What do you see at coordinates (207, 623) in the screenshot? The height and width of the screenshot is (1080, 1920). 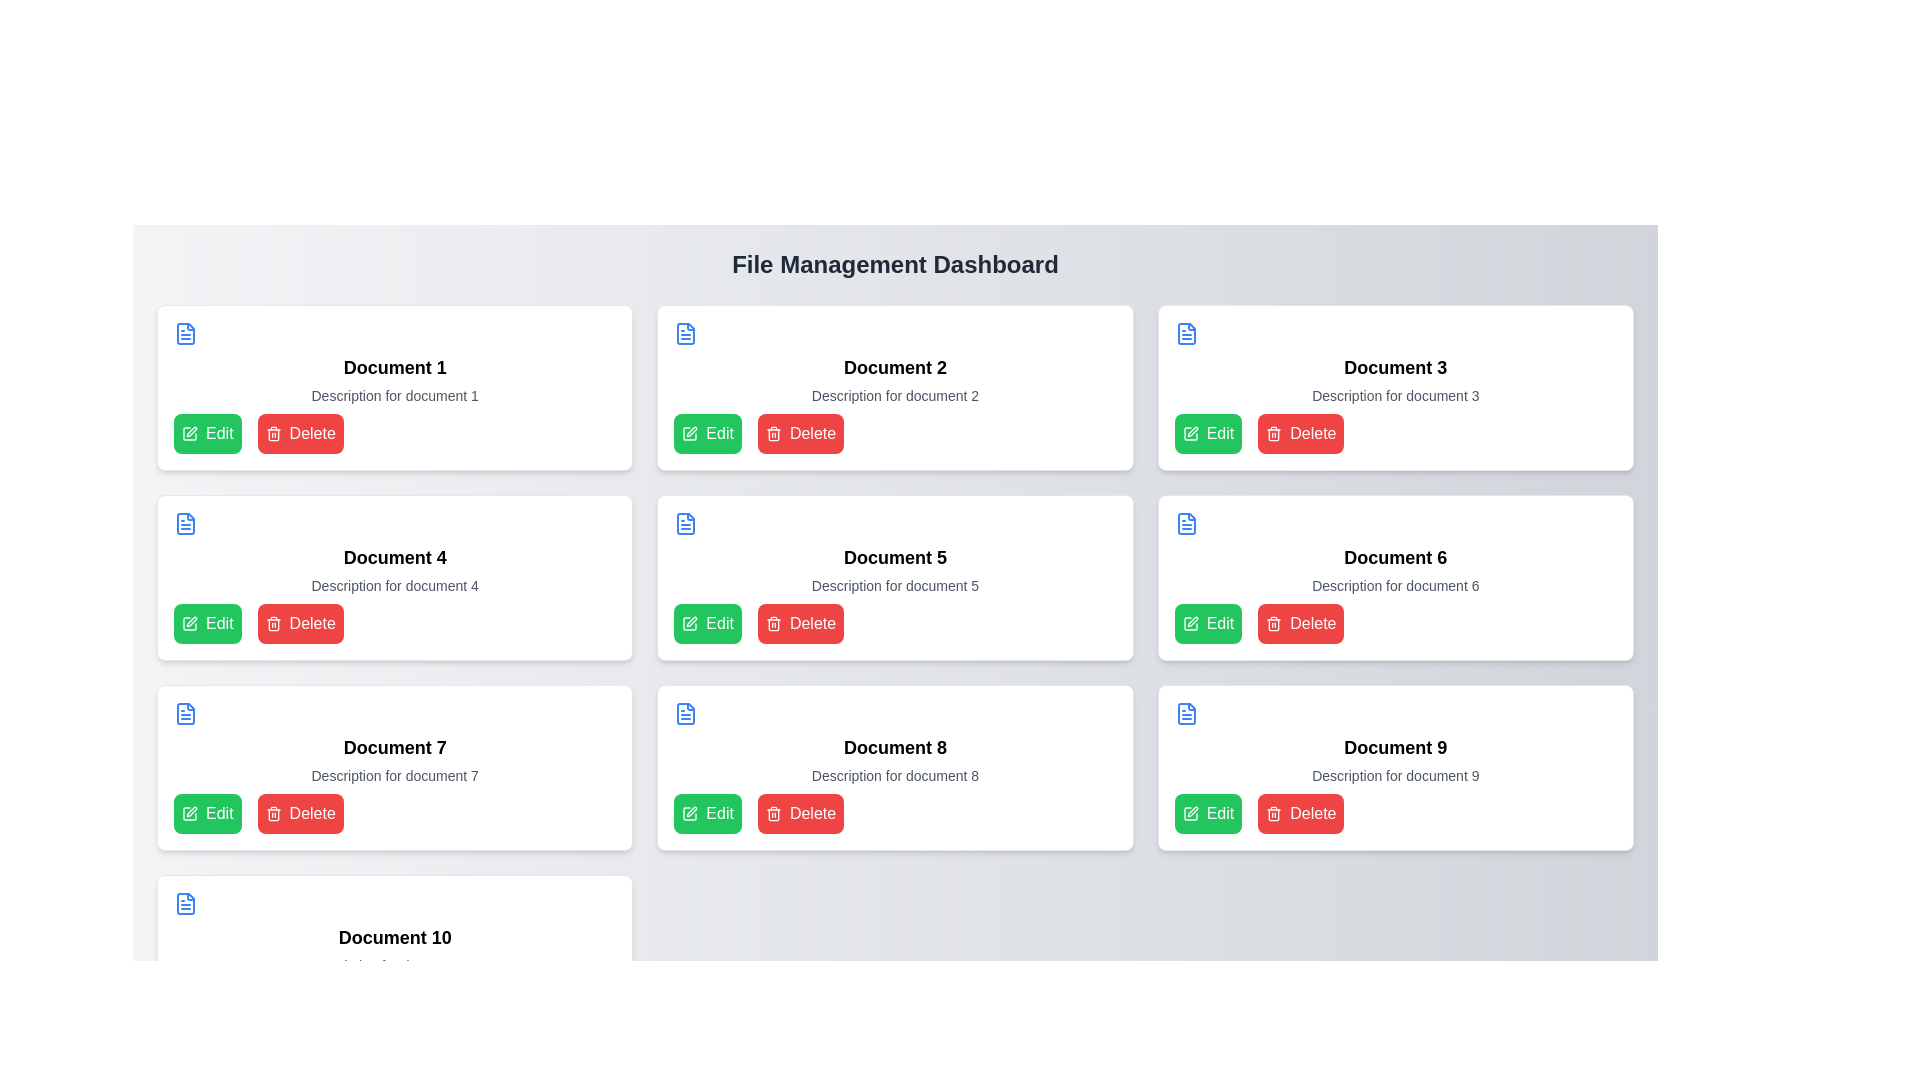 I see `the button` at bounding box center [207, 623].